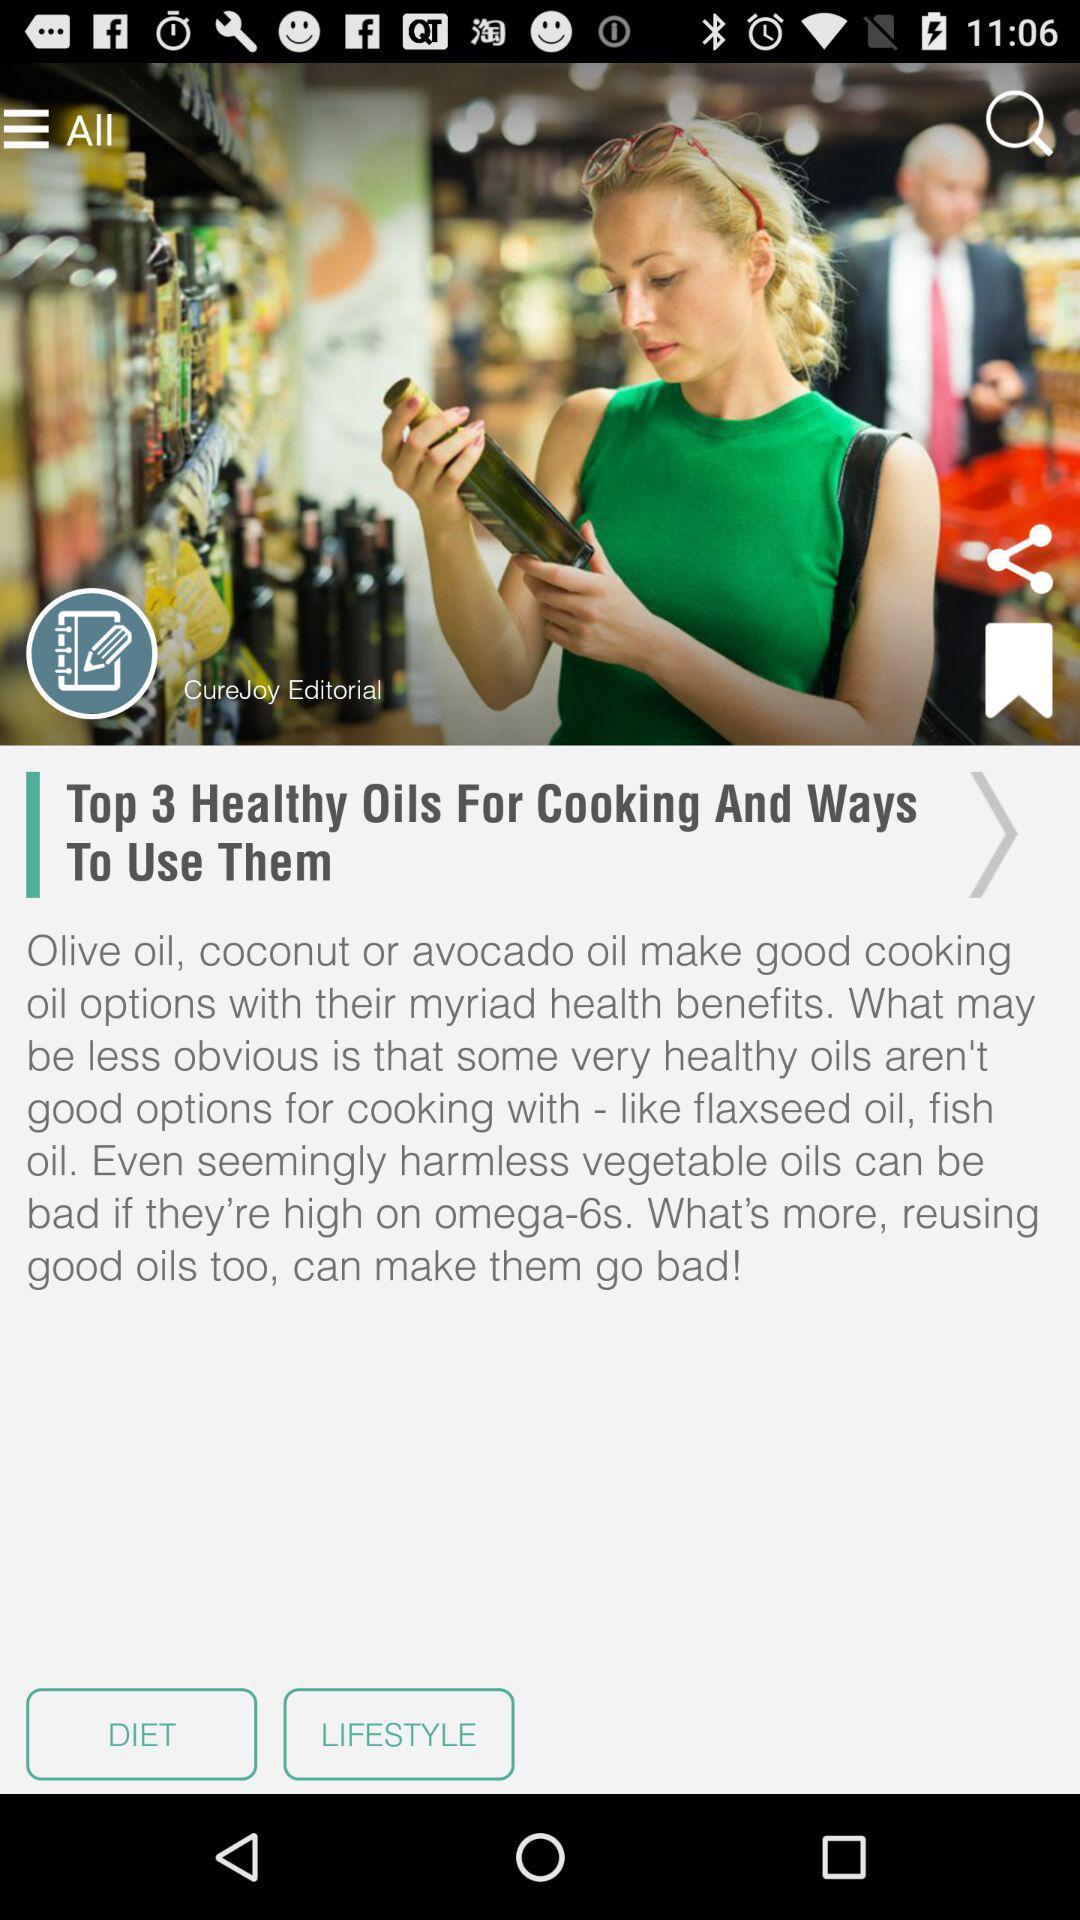  Describe the element at coordinates (398, 1733) in the screenshot. I see `the lifestyle at the bottom` at that location.